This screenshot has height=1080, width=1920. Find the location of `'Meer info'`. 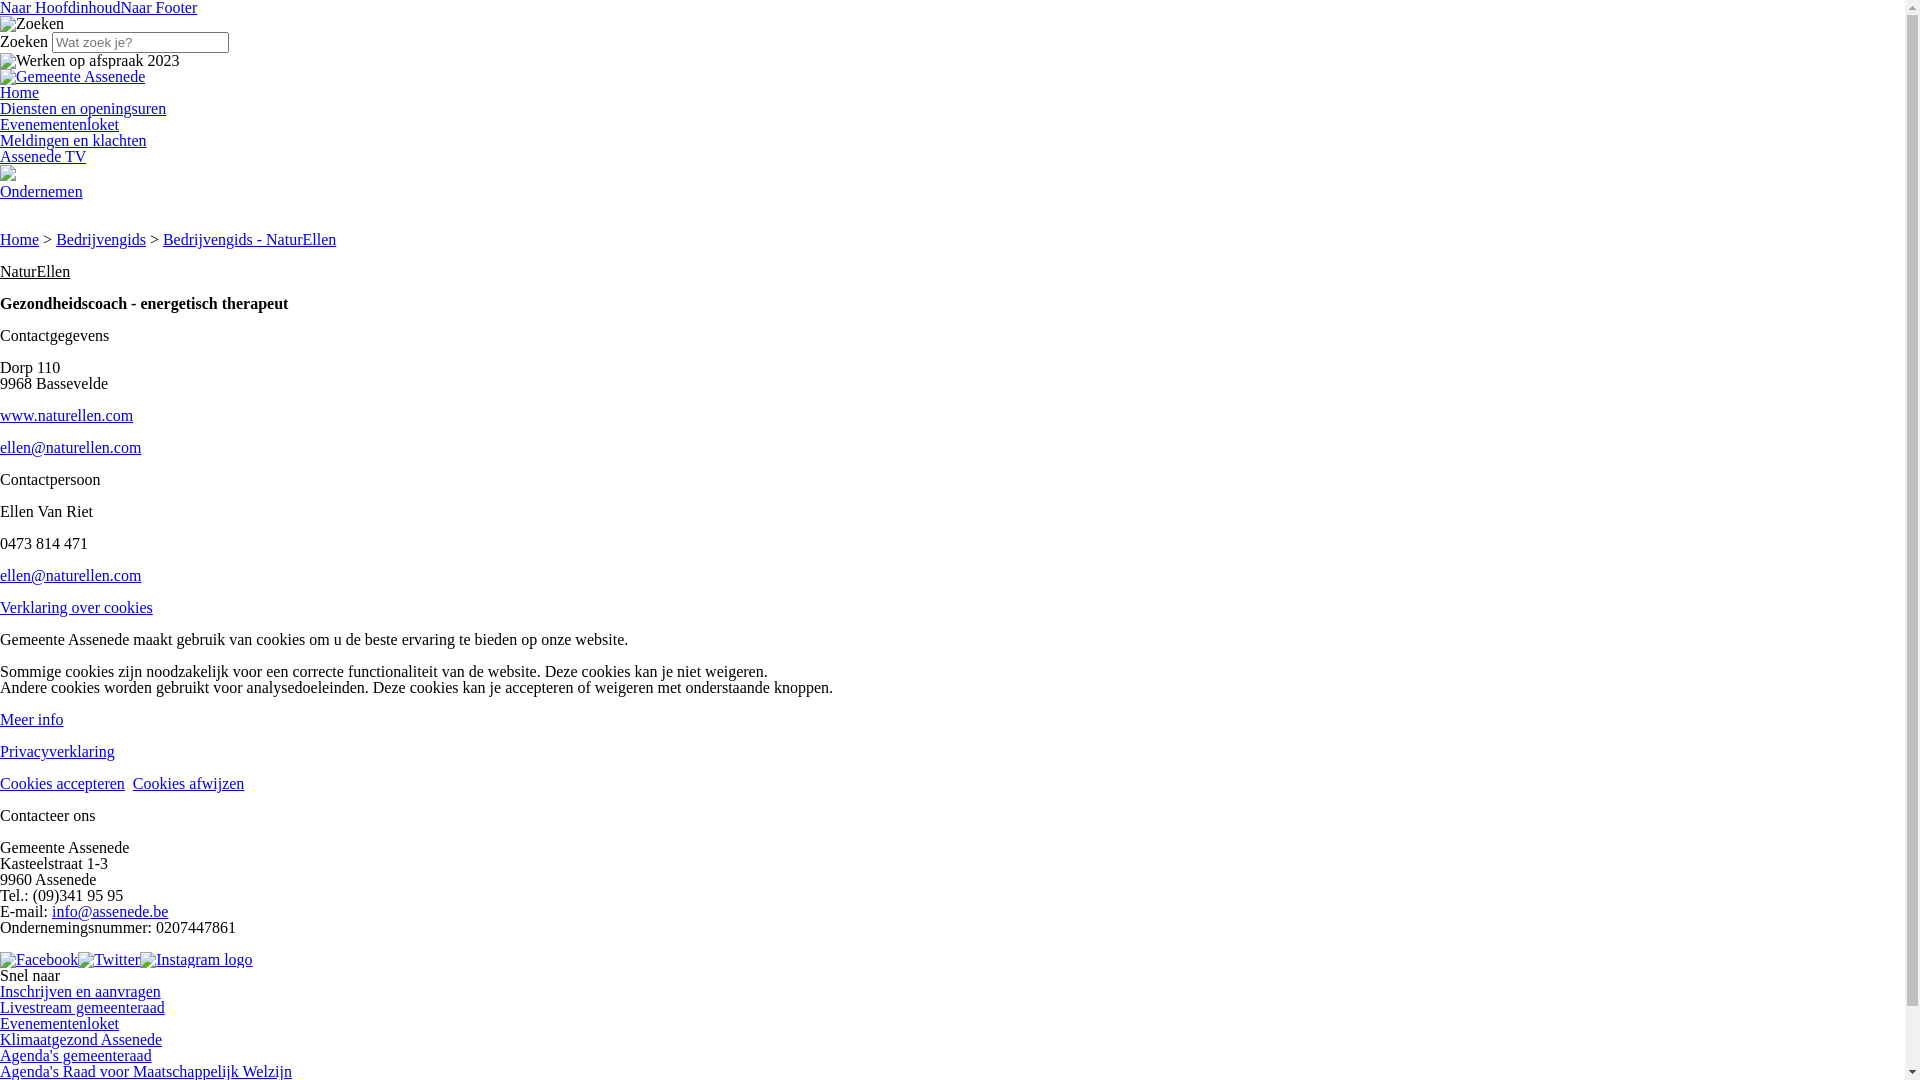

'Meer info' is located at coordinates (32, 718).